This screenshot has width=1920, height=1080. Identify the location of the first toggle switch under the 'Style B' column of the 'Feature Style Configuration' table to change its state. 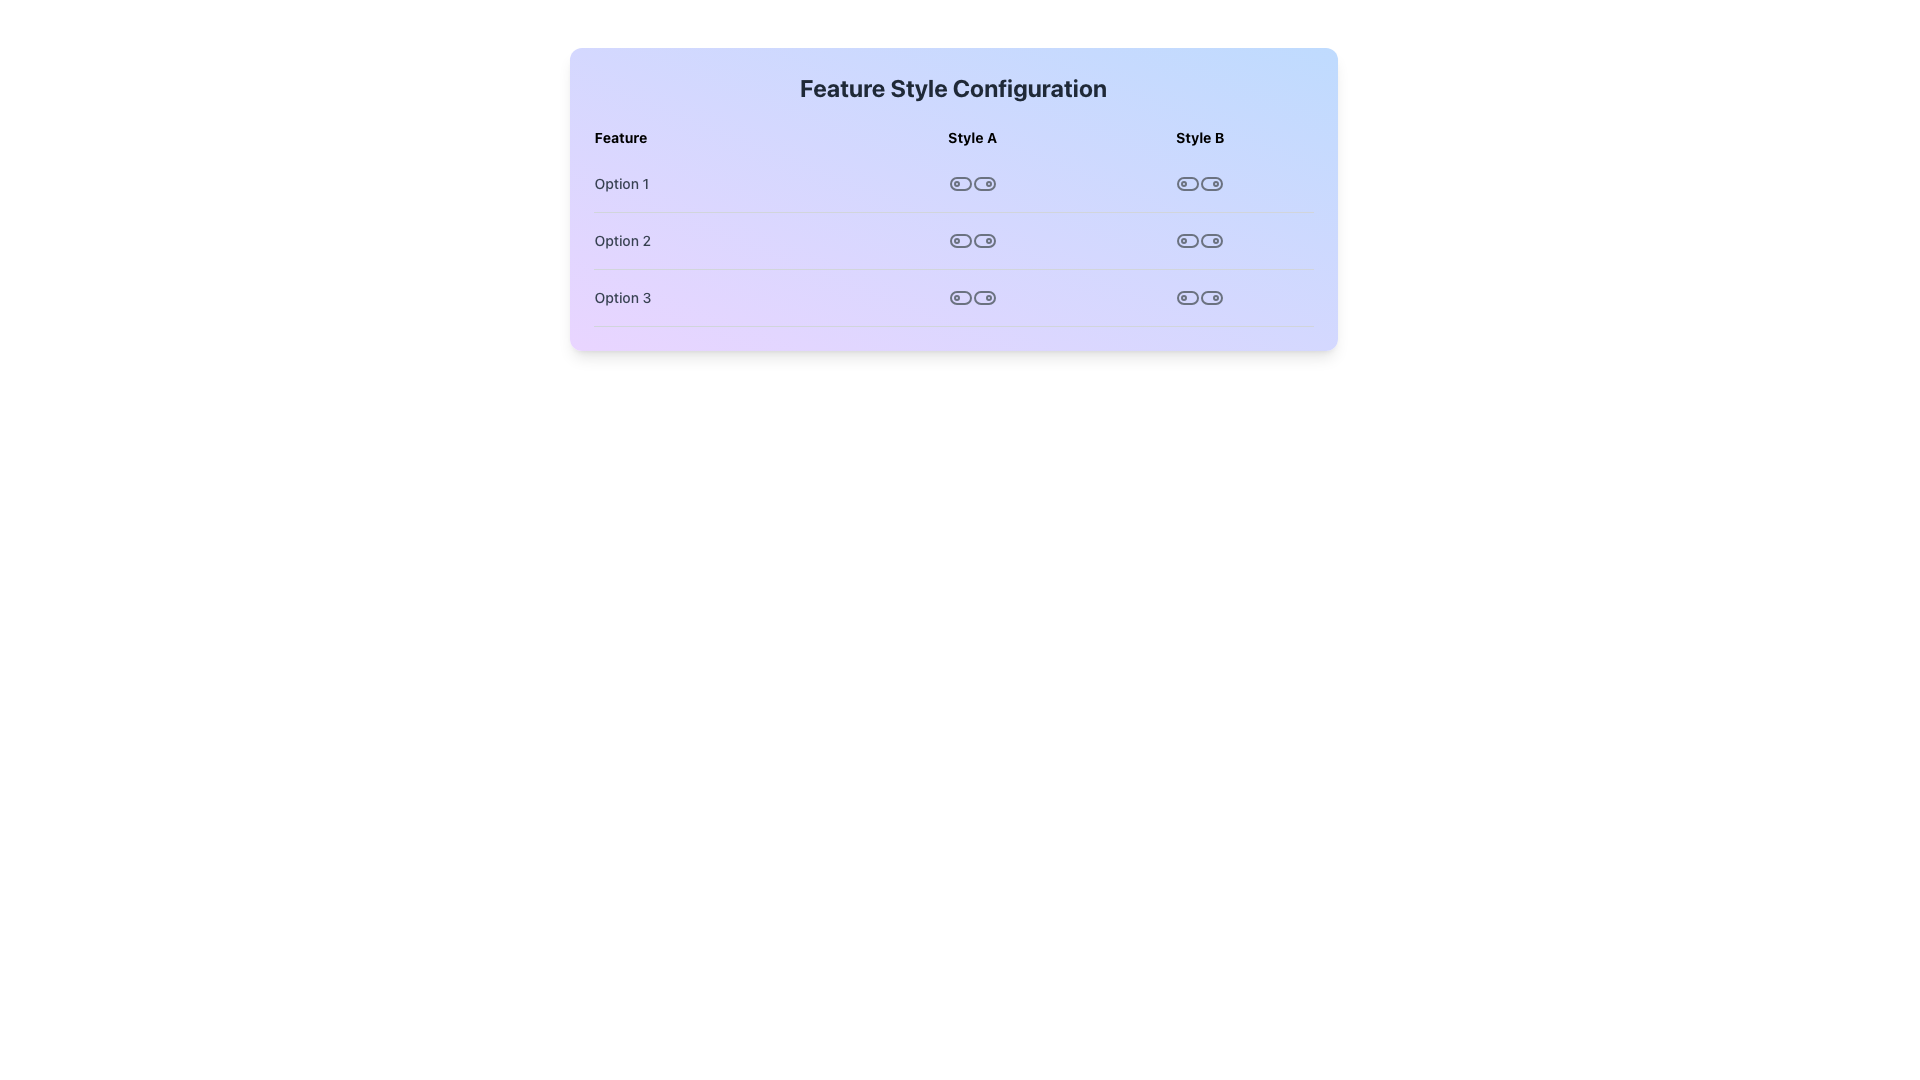
(1188, 184).